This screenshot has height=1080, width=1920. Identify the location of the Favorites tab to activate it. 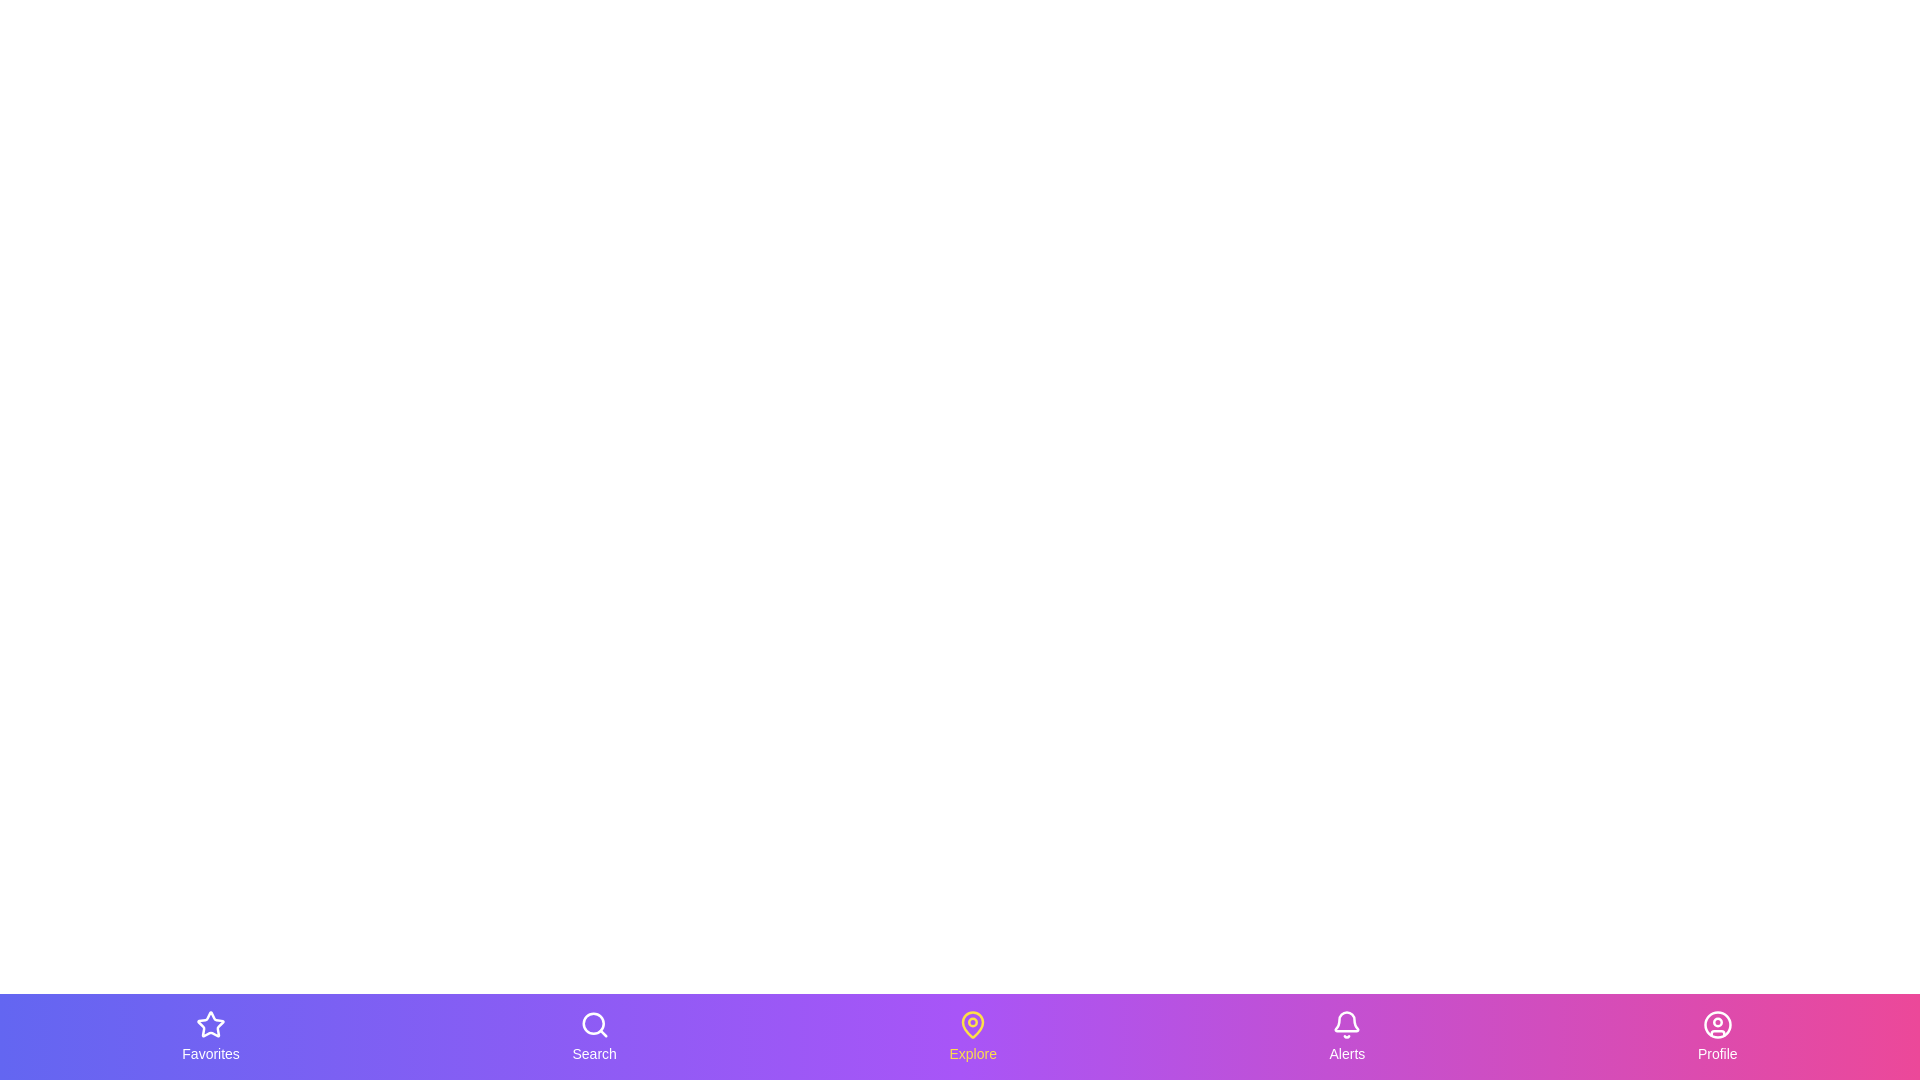
(211, 1036).